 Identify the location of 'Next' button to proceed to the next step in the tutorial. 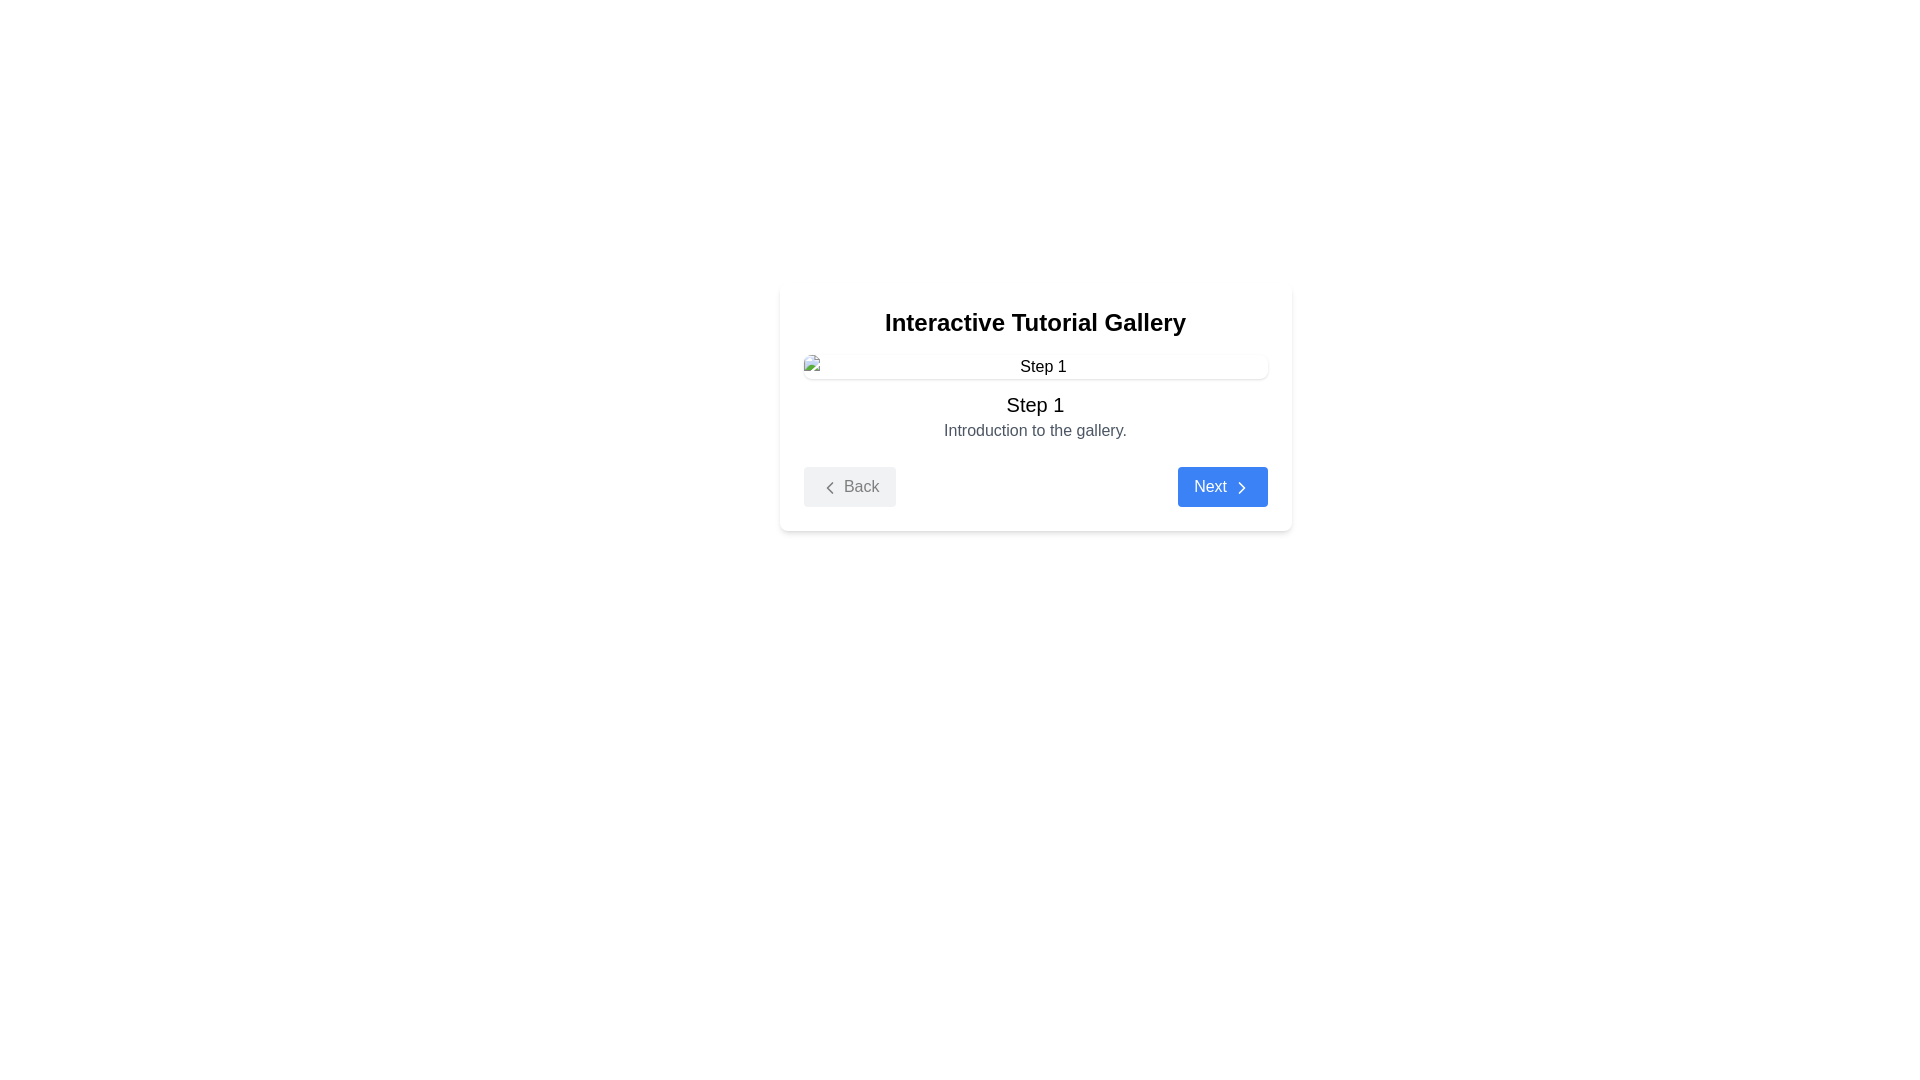
(1221, 486).